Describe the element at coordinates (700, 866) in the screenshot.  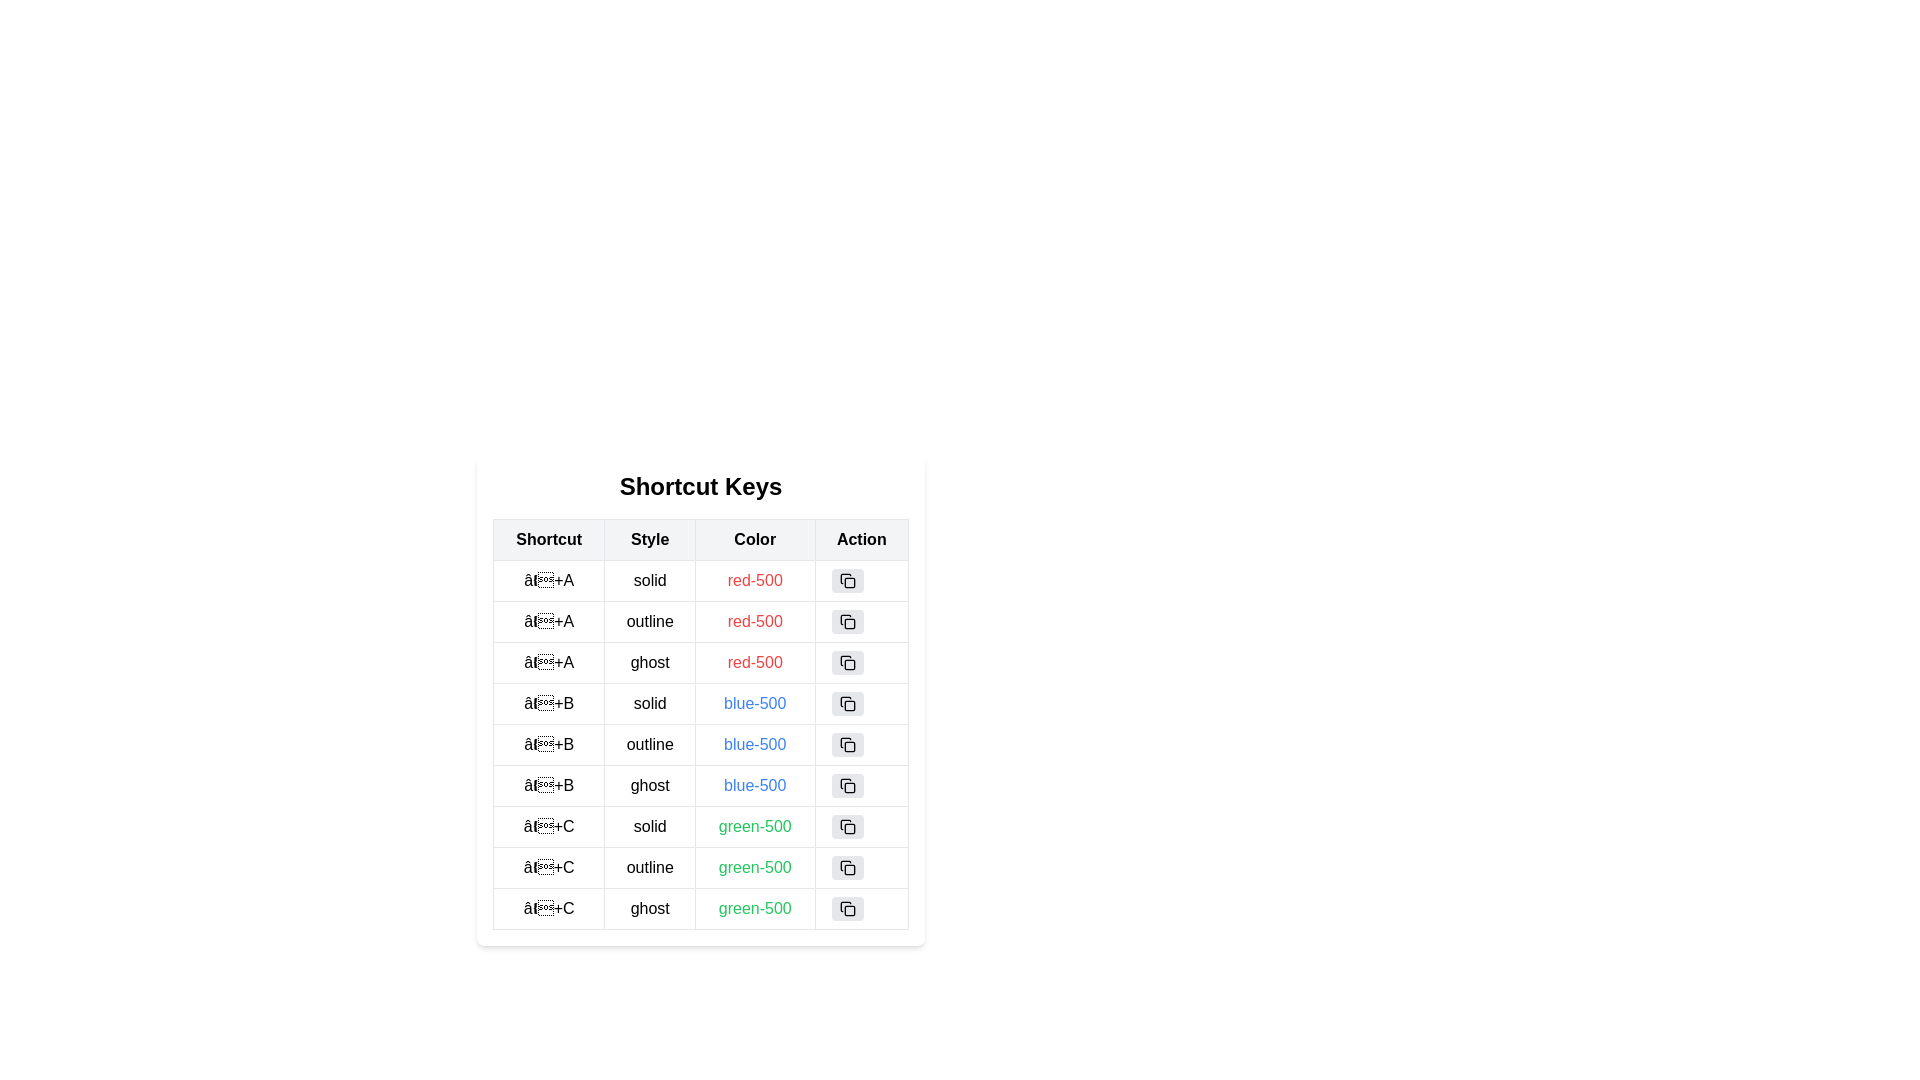
I see `the second-to-last table row in the 'Shortcut Keys' section` at that location.